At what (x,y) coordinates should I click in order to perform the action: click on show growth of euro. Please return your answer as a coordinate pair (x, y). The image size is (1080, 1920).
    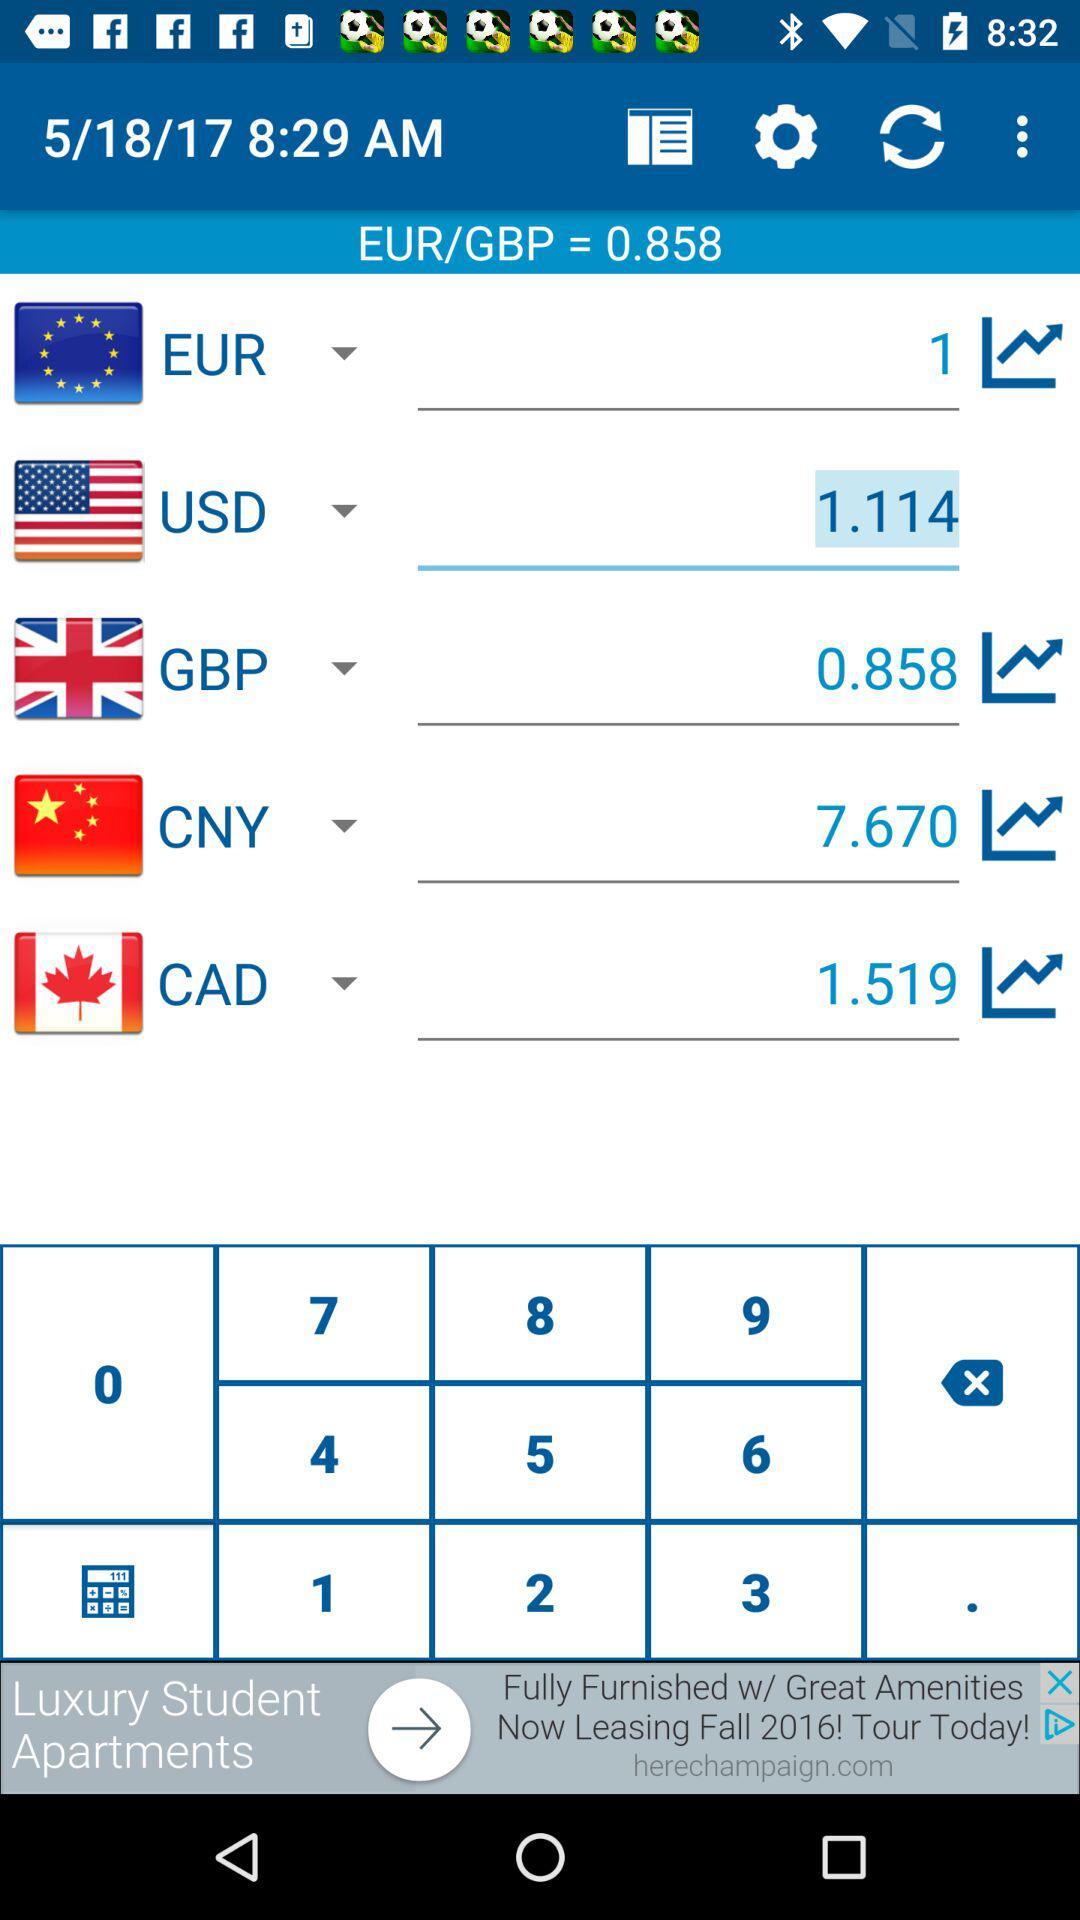
    Looking at the image, I should click on (1022, 352).